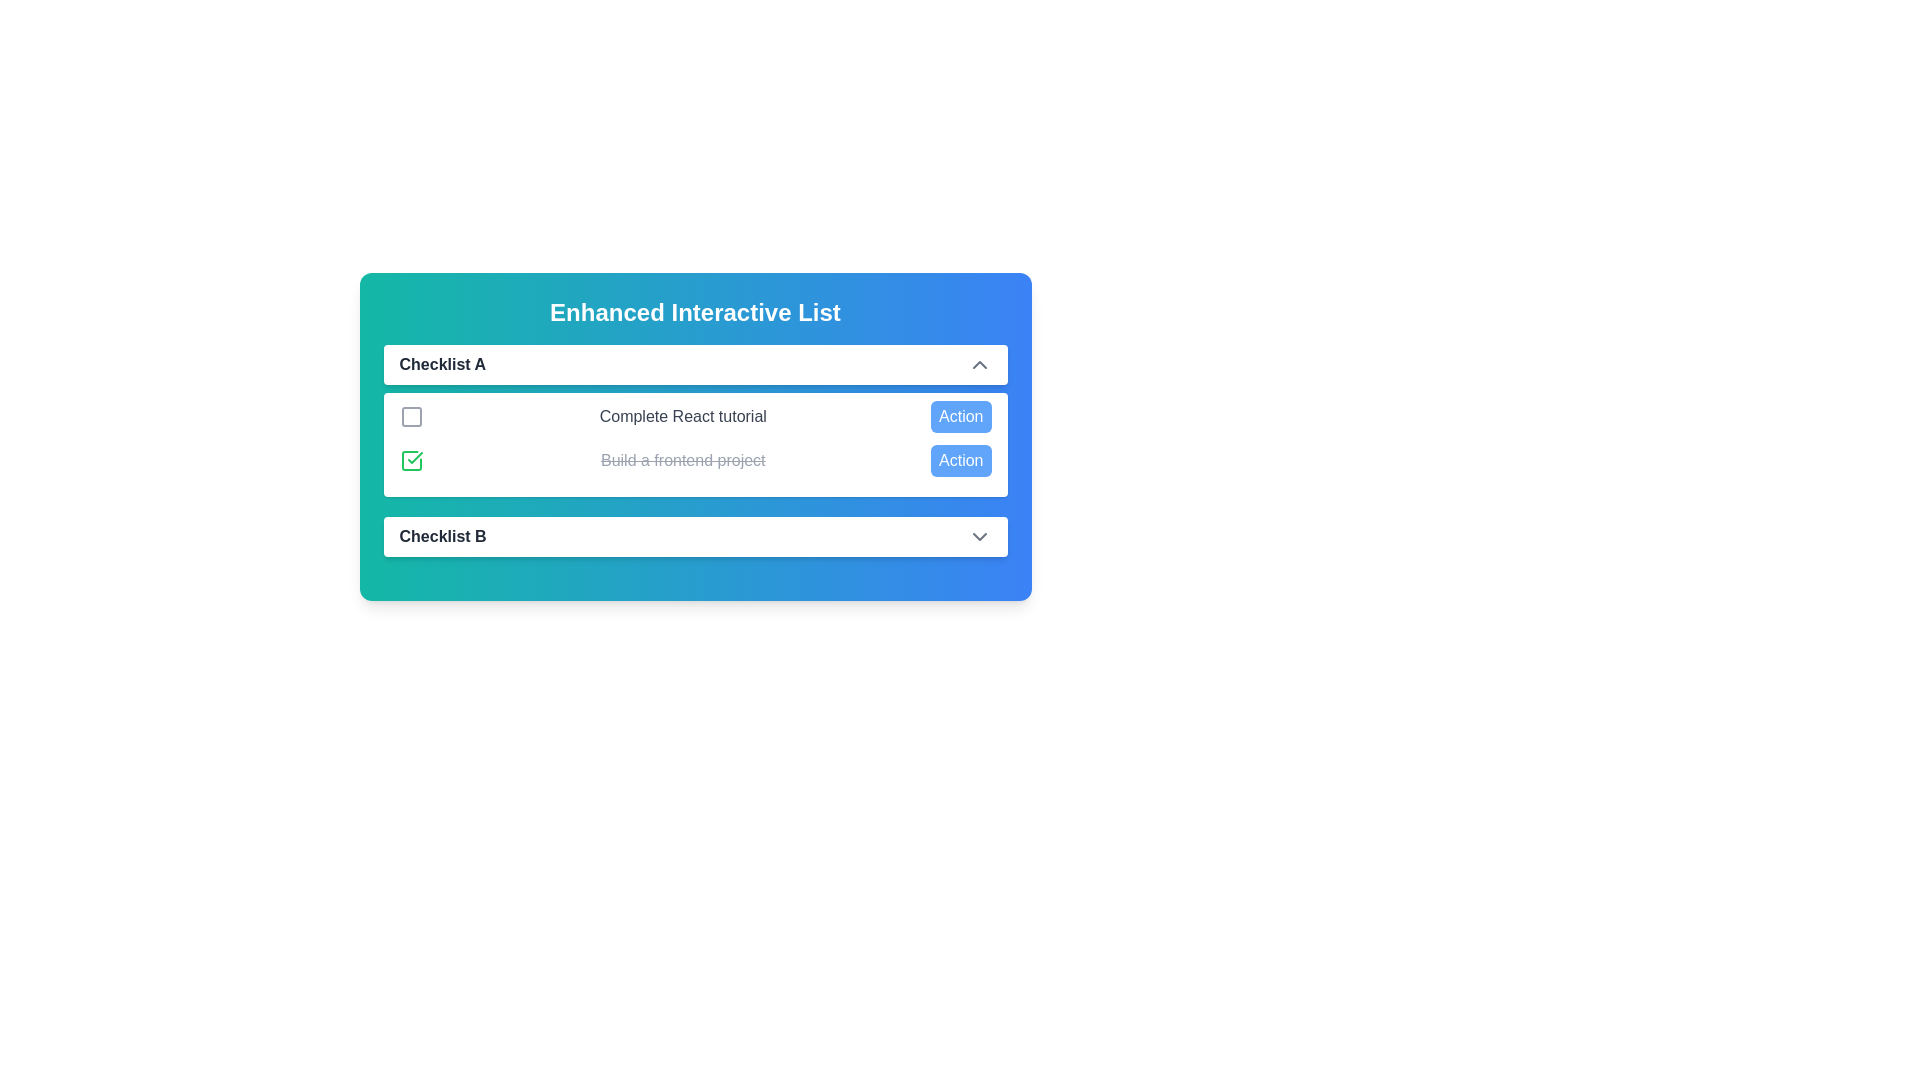 The width and height of the screenshot is (1920, 1080). What do you see at coordinates (441, 365) in the screenshot?
I see `text label that serves as the heading of the checklist section, located in the top-left corner of the white rectangular section` at bounding box center [441, 365].